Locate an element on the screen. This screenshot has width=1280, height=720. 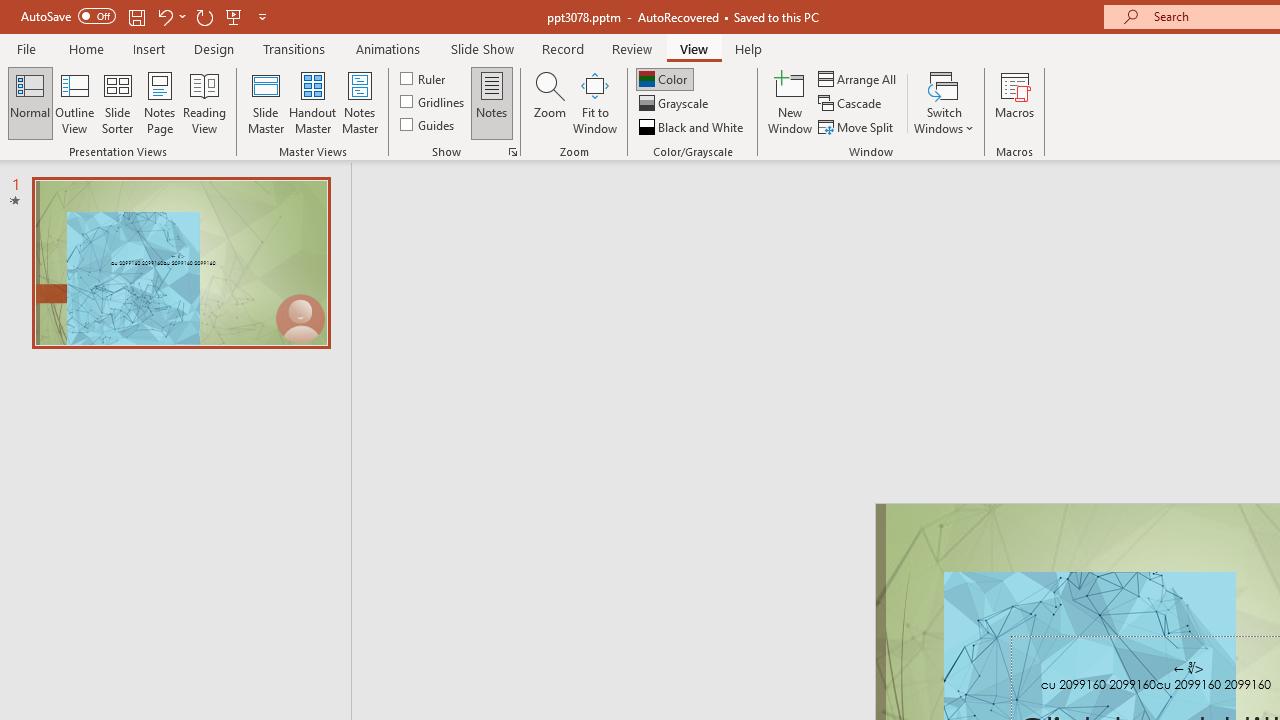
'Grid Settings...' is located at coordinates (513, 150).